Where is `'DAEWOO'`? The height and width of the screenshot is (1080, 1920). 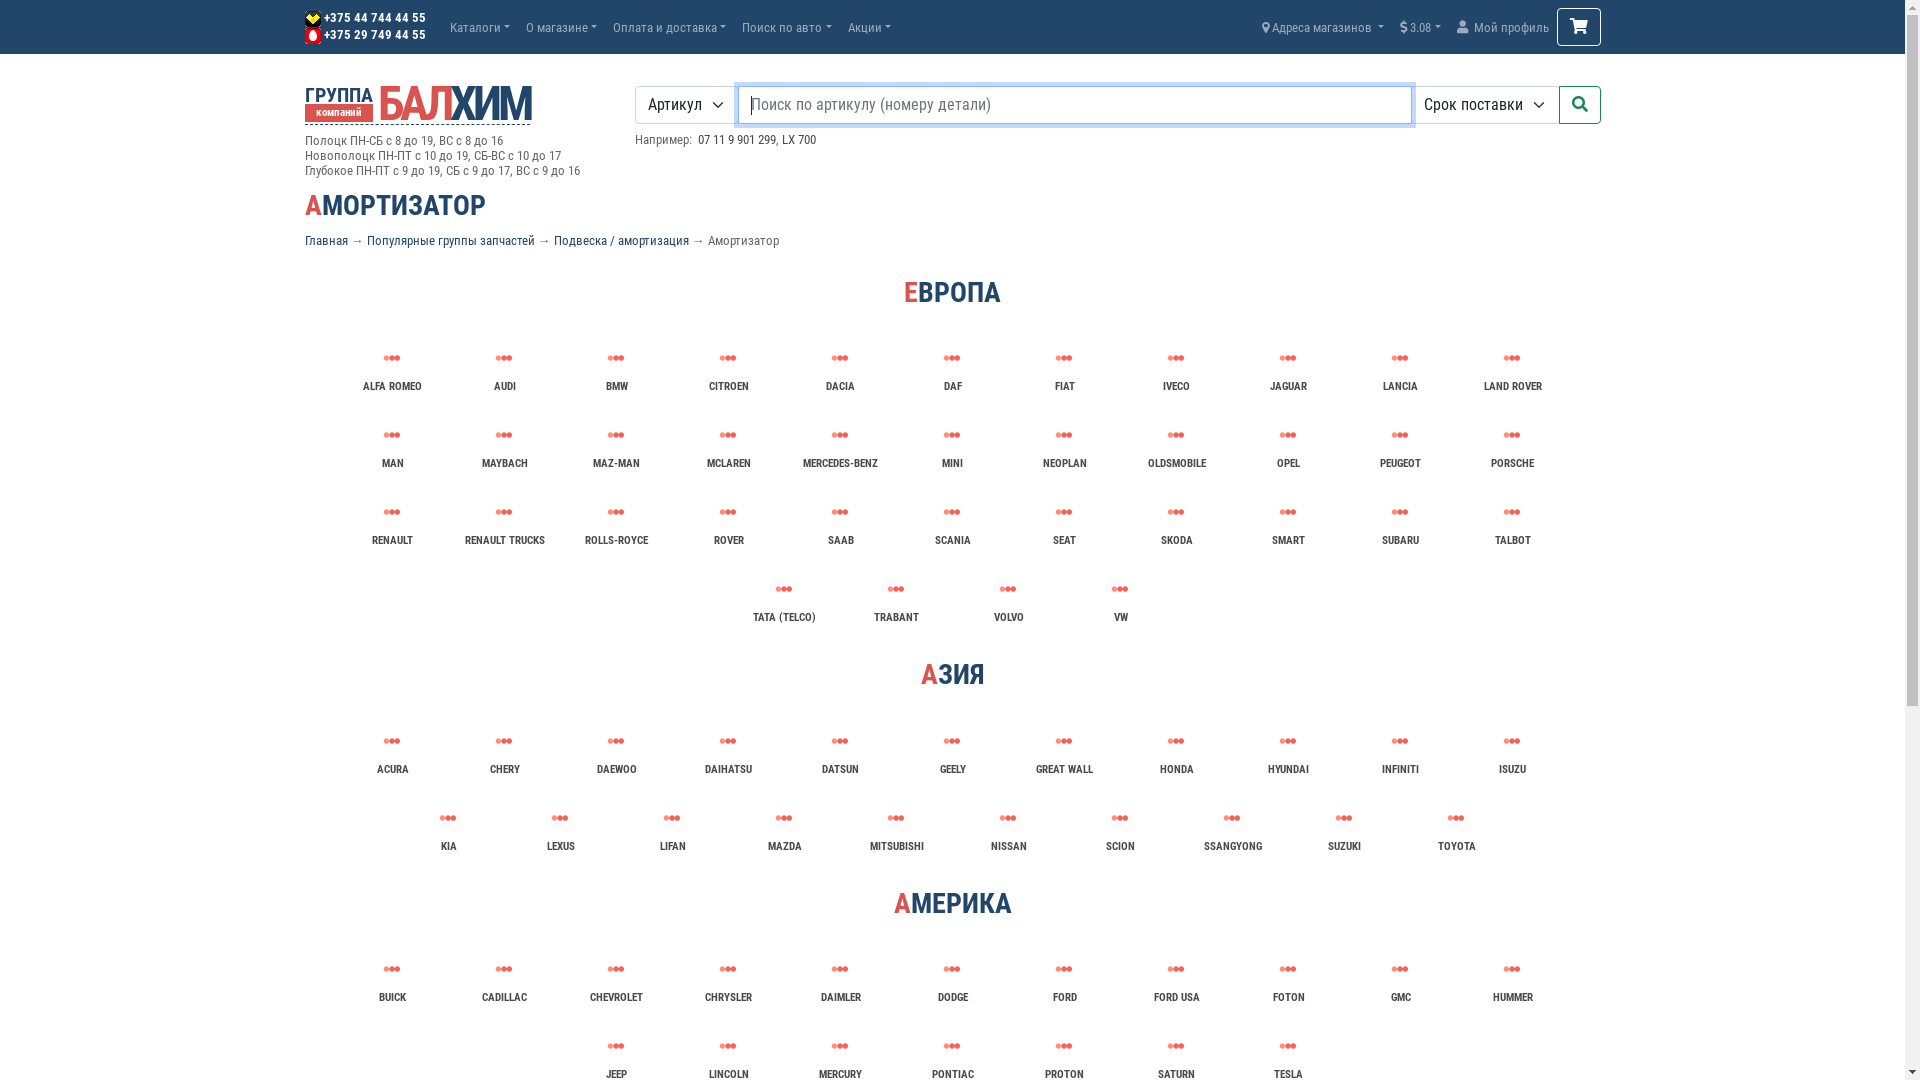 'DAEWOO' is located at coordinates (615, 748).